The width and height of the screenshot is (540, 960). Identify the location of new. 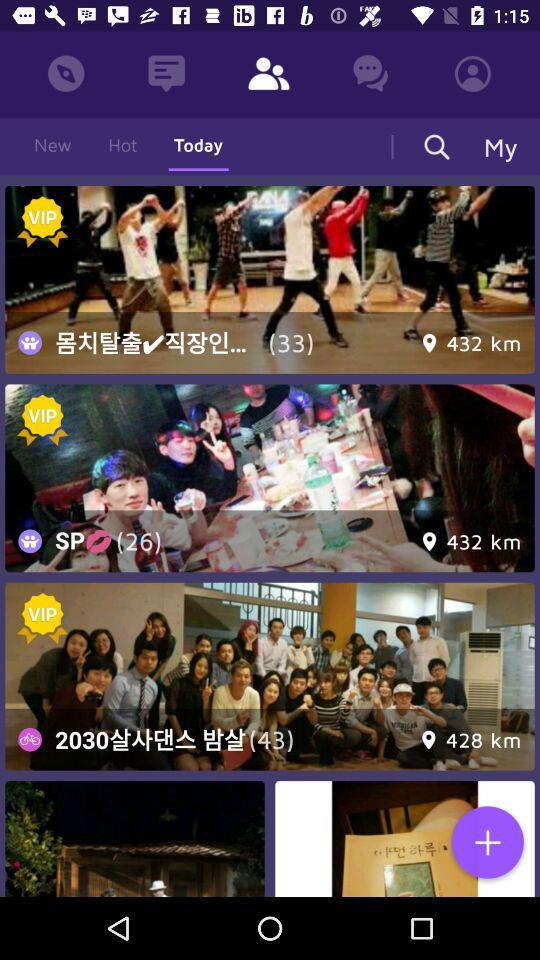
(486, 843).